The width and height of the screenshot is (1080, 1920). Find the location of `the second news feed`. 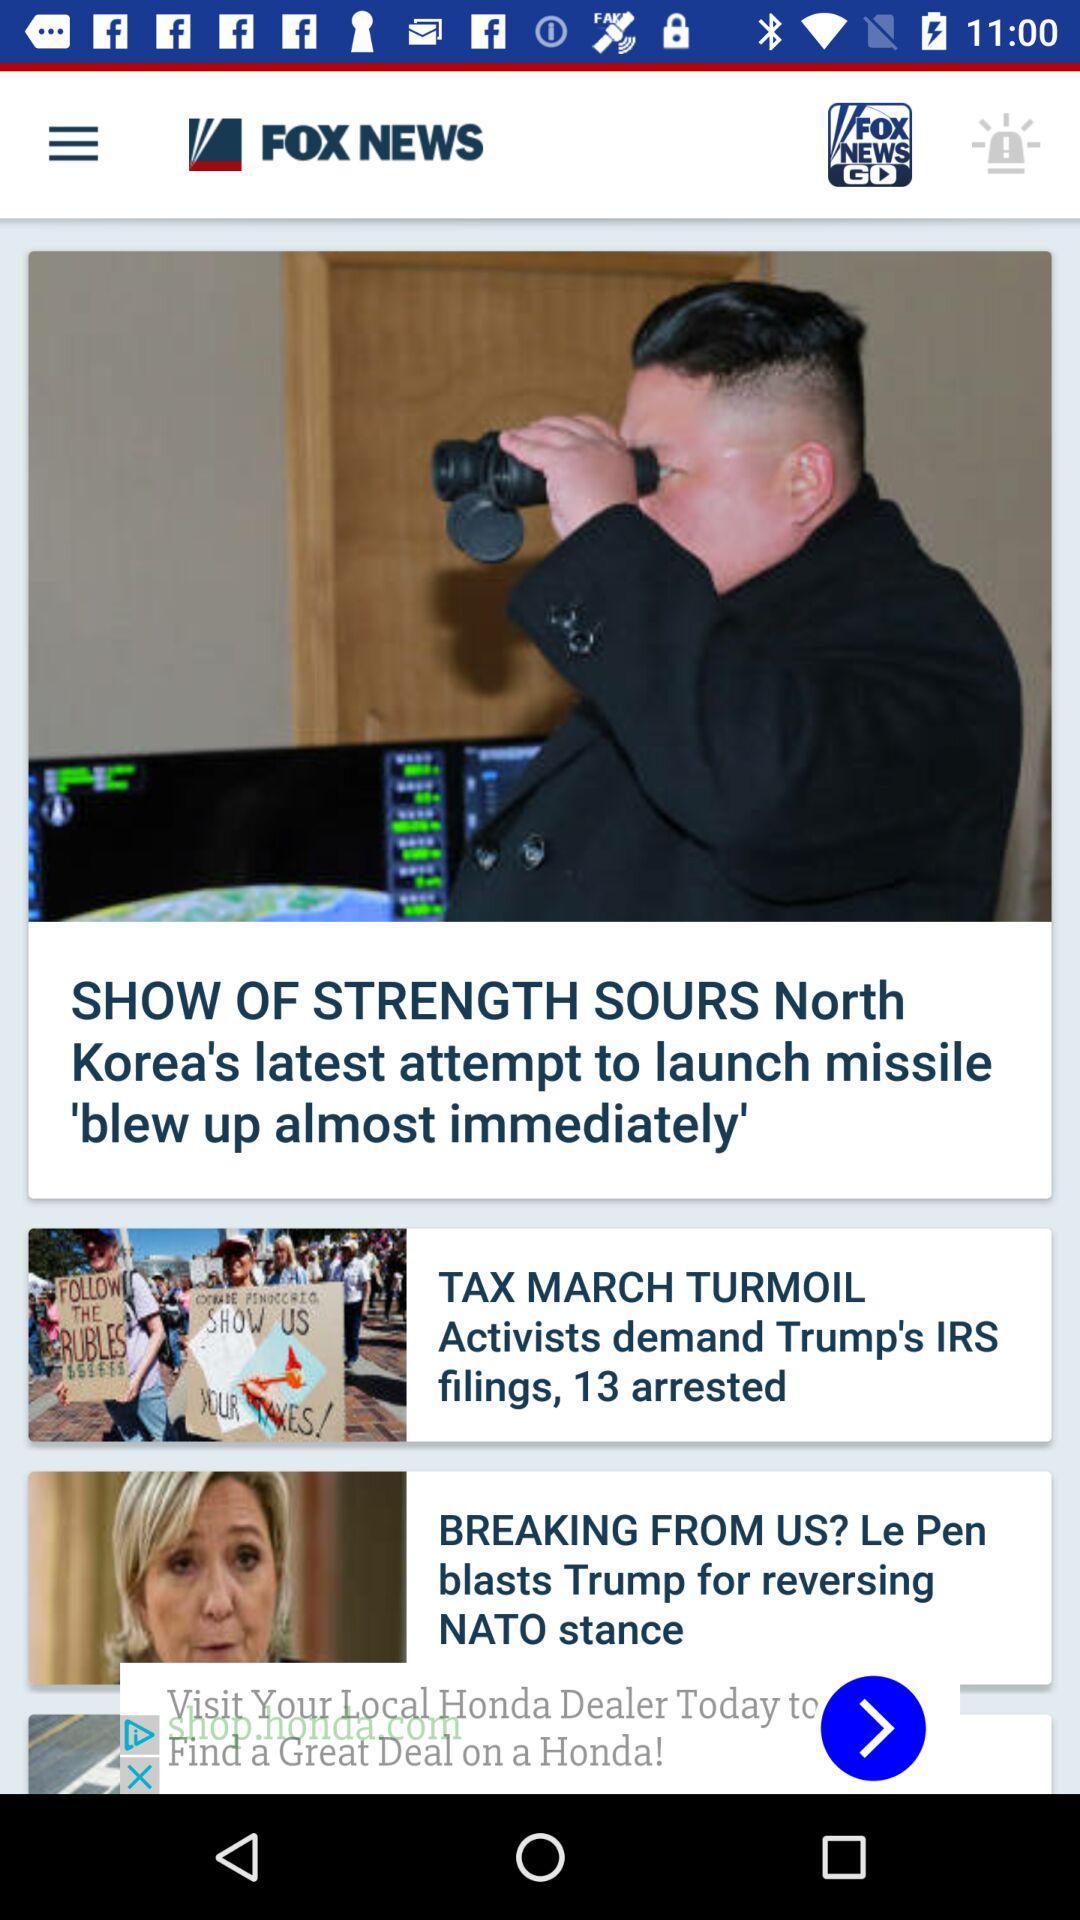

the second news feed is located at coordinates (540, 1334).